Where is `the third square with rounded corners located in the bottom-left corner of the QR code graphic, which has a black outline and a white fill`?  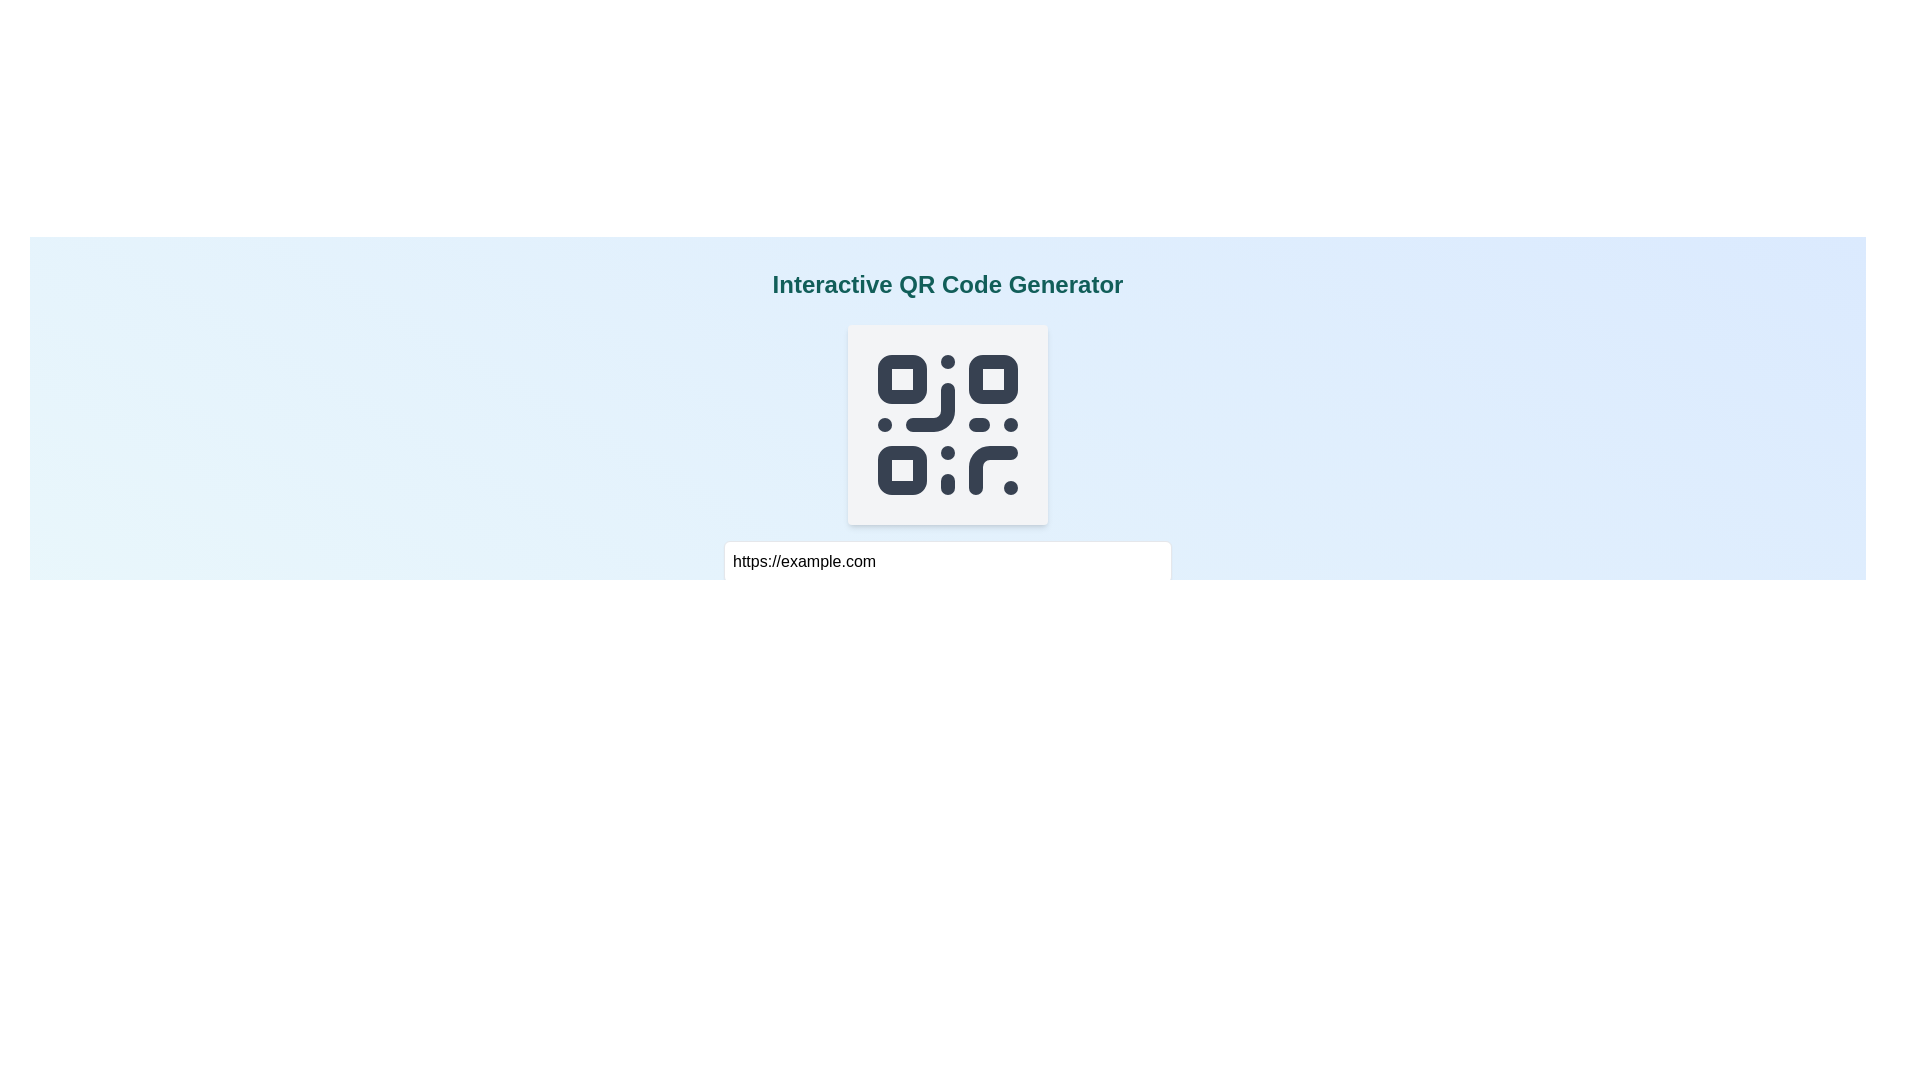 the third square with rounded corners located in the bottom-left corner of the QR code graphic, which has a black outline and a white fill is located at coordinates (901, 470).